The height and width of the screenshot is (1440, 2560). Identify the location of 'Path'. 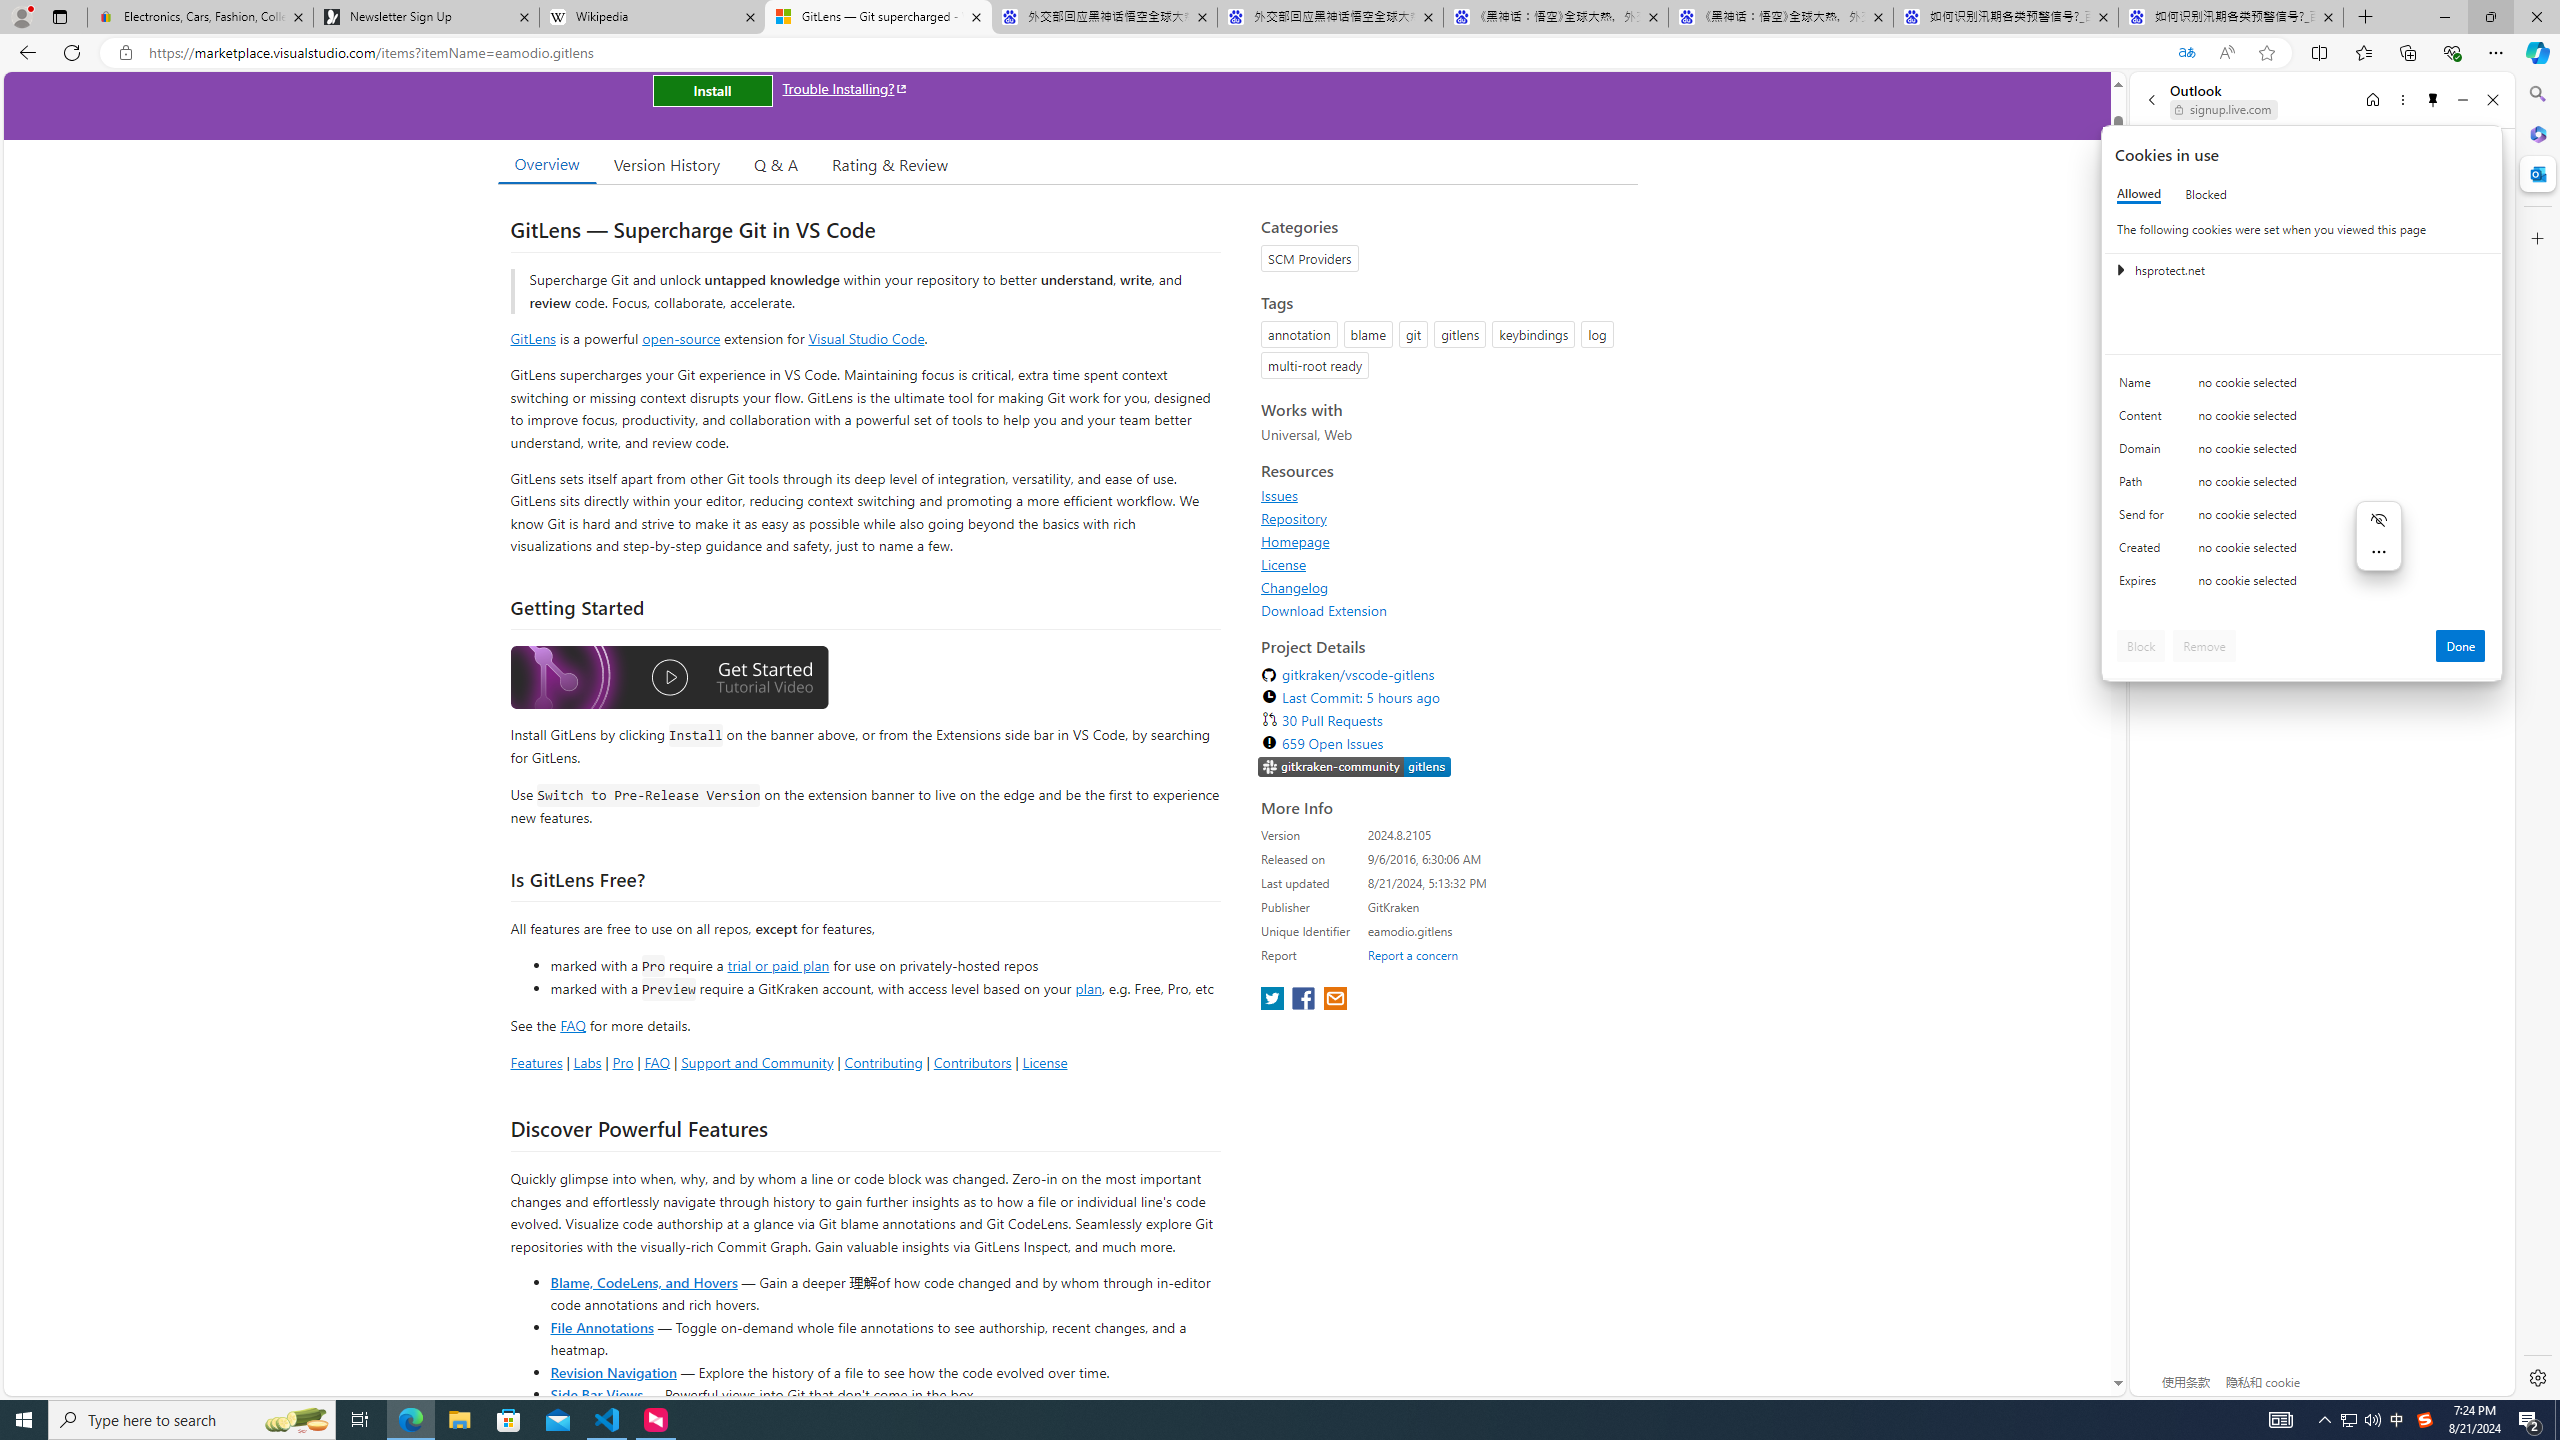
(2144, 486).